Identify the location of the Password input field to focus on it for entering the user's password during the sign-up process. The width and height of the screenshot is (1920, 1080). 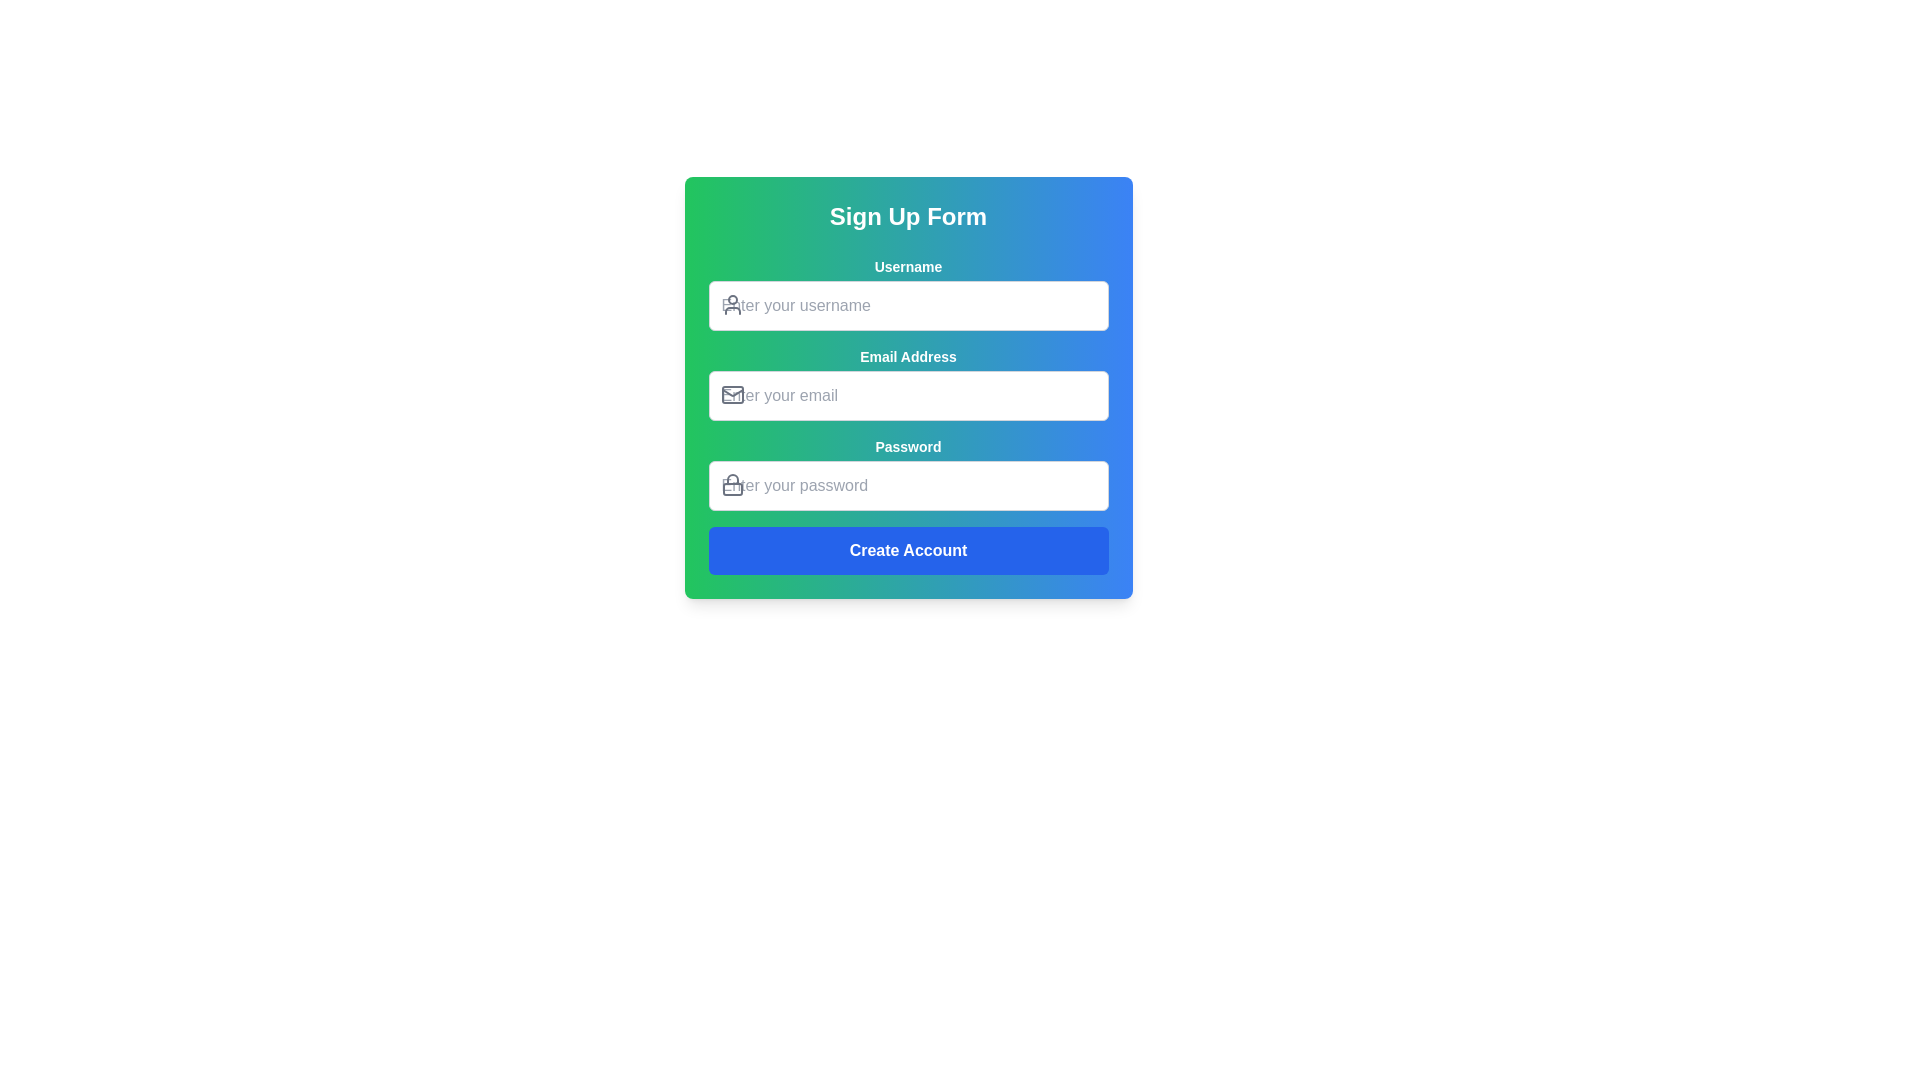
(907, 486).